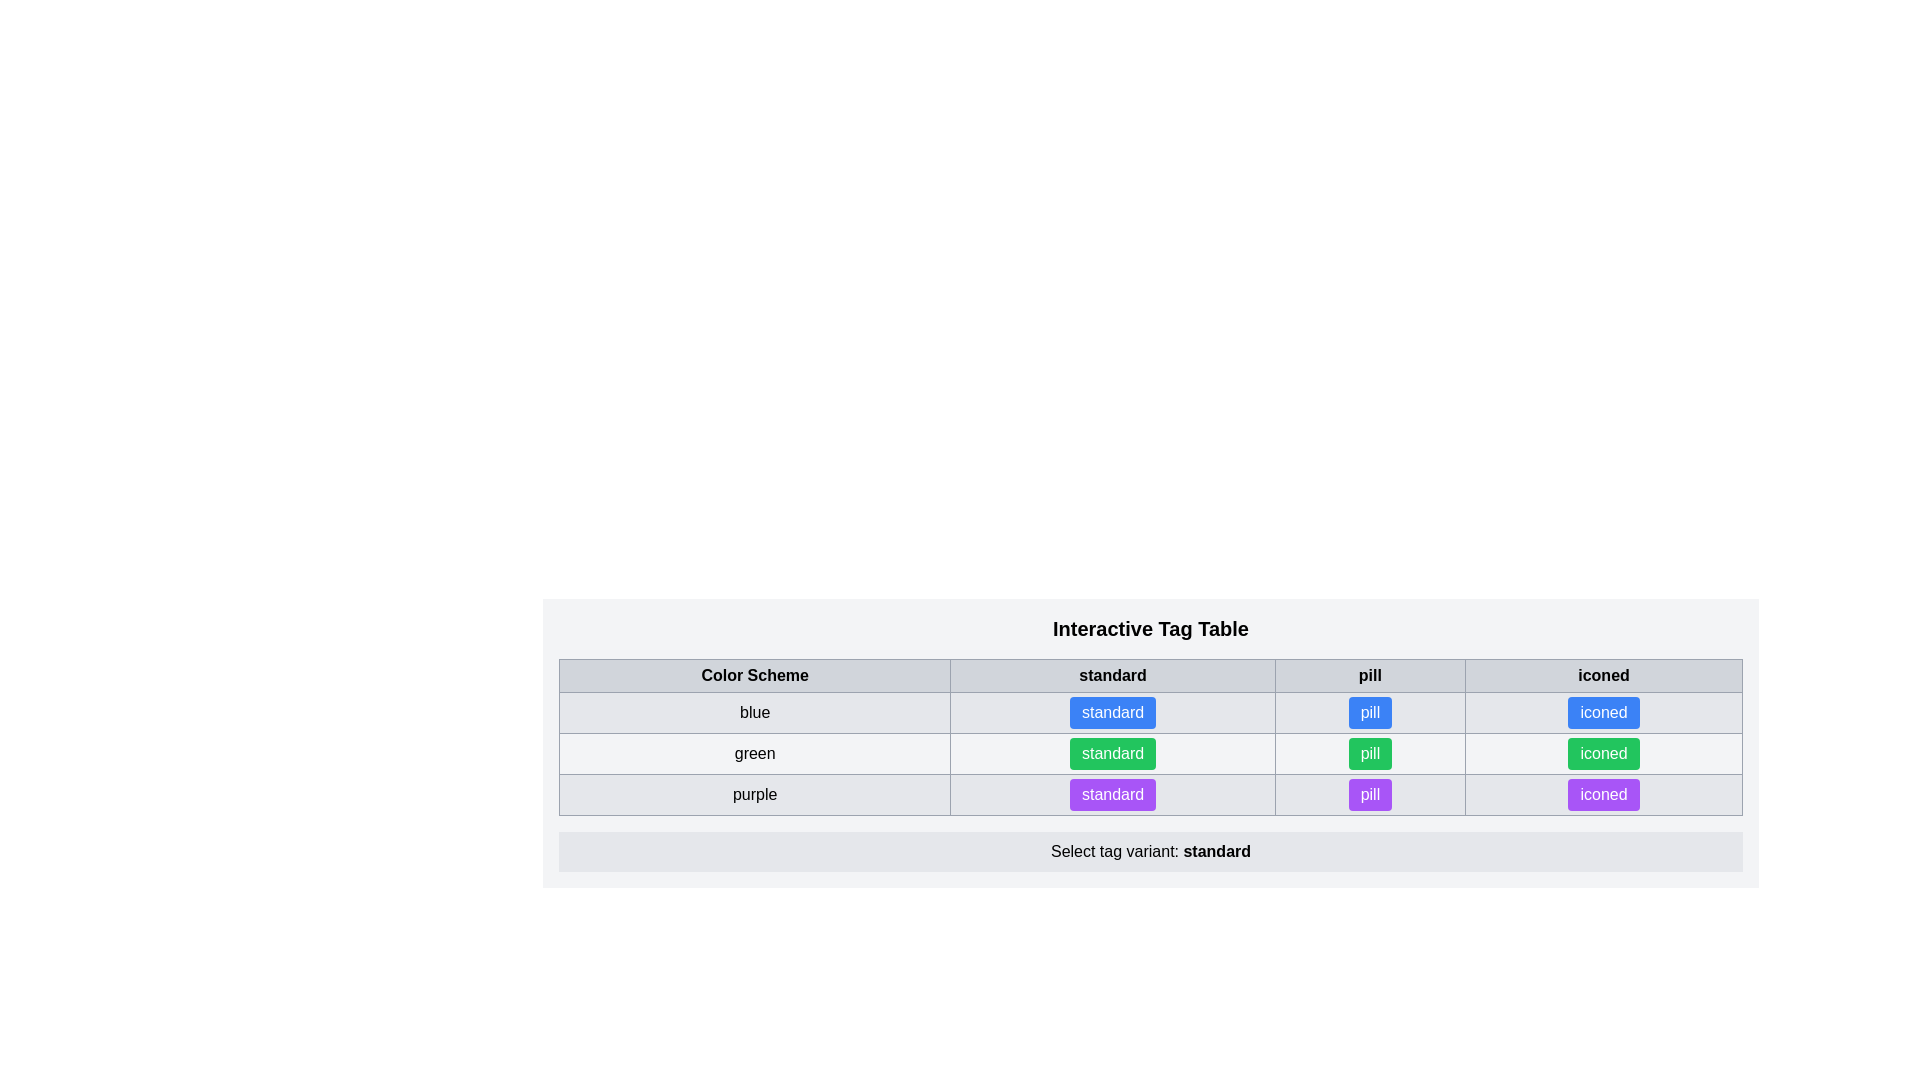 This screenshot has height=1080, width=1920. Describe the element at coordinates (1151, 852) in the screenshot. I see `the Text label that provides information or instructions related to selecting a tag variant, positioned below the 'Interactive Tag Table'` at that location.